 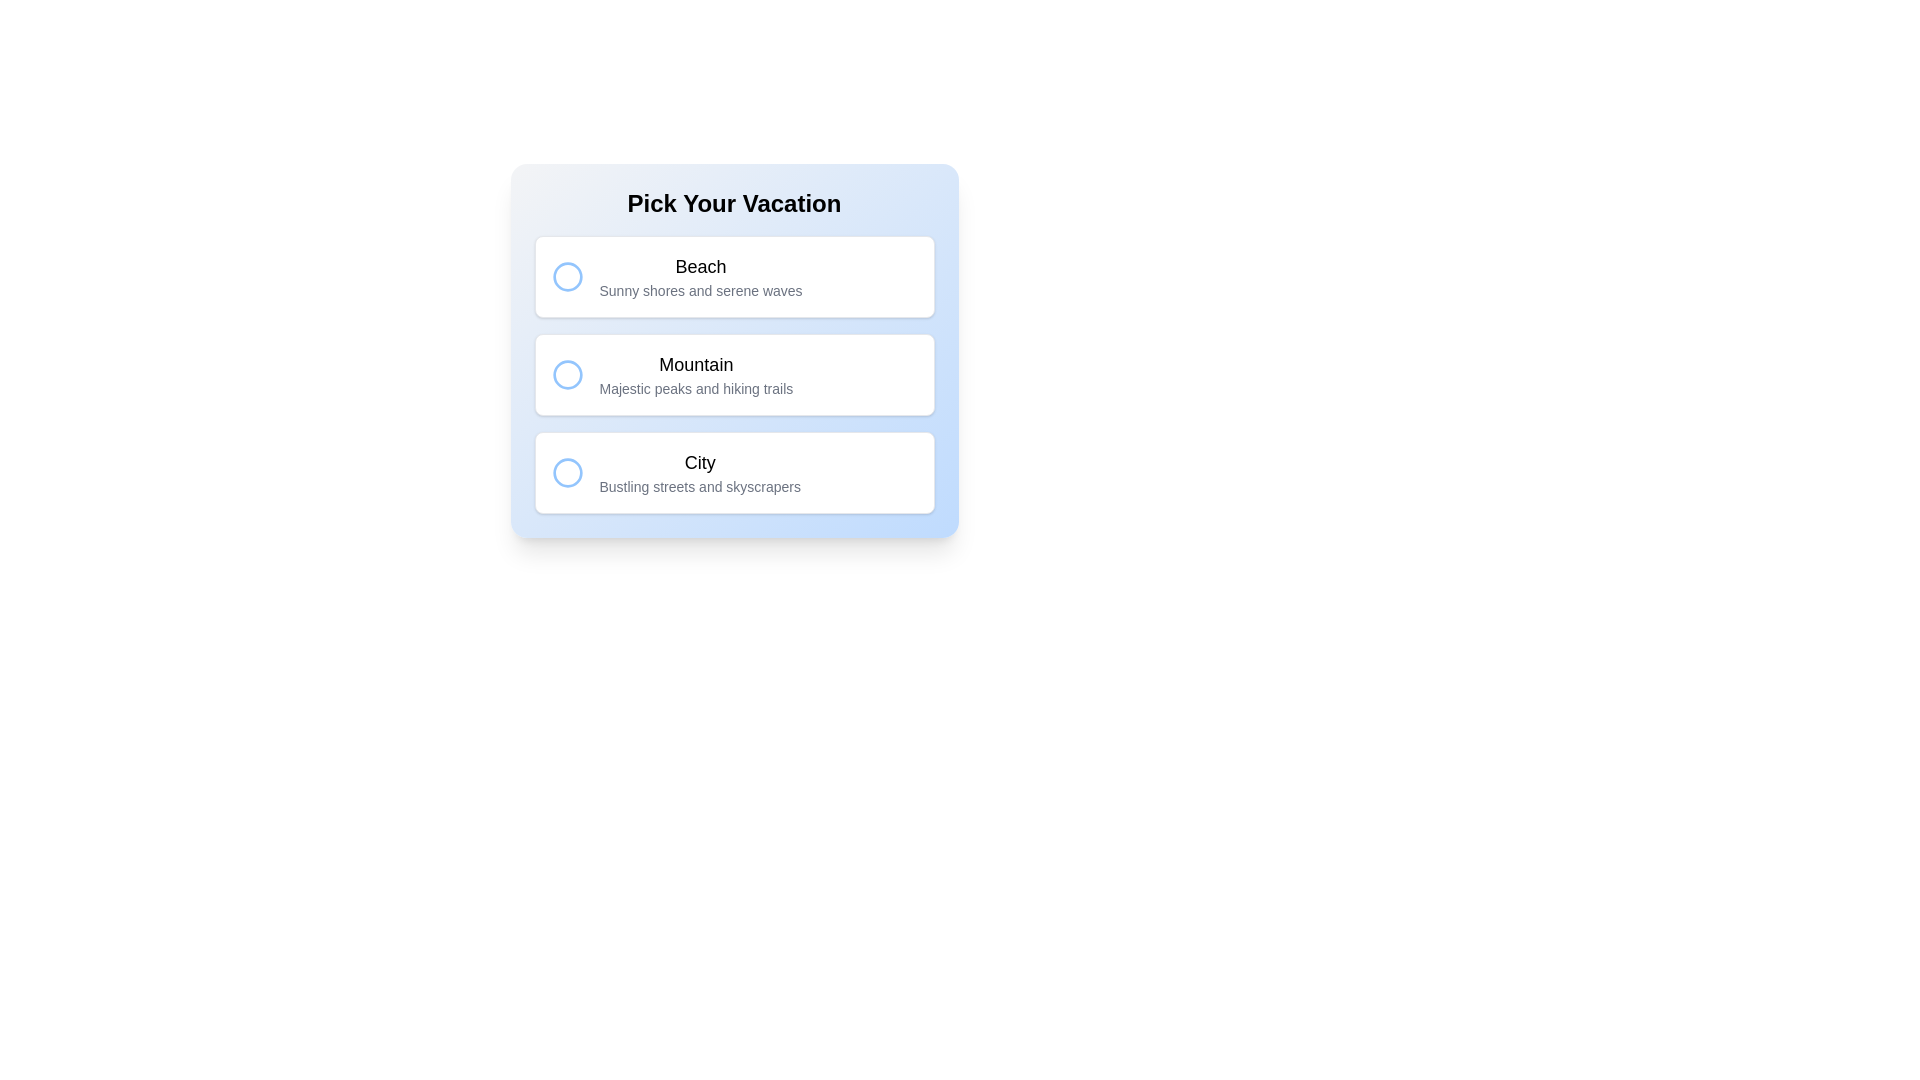 What do you see at coordinates (733, 374) in the screenshot?
I see `descriptive text of the 'Mountain' vacation option, which is the second option in the list under the 'Pick Your Vacation' heading` at bounding box center [733, 374].